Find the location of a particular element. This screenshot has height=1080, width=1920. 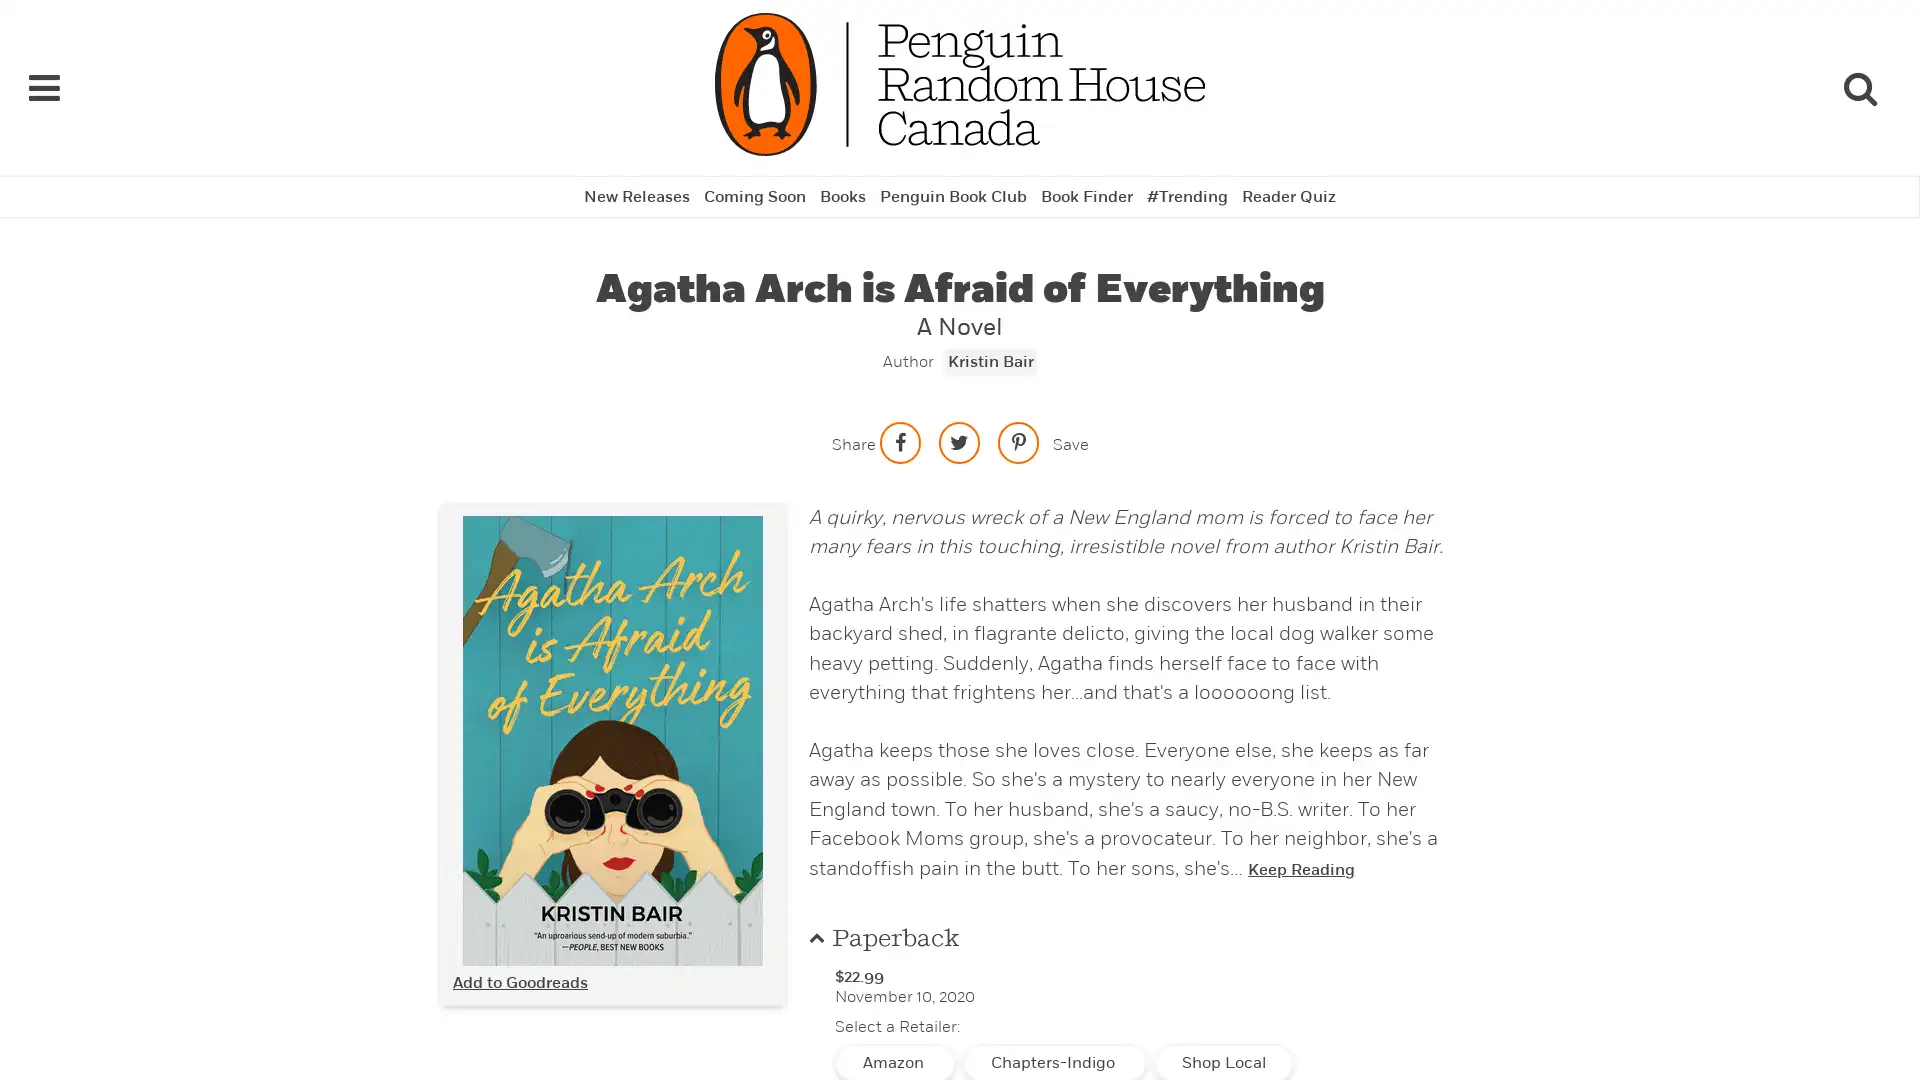

Chapters-Indigo is located at coordinates (1054, 995).